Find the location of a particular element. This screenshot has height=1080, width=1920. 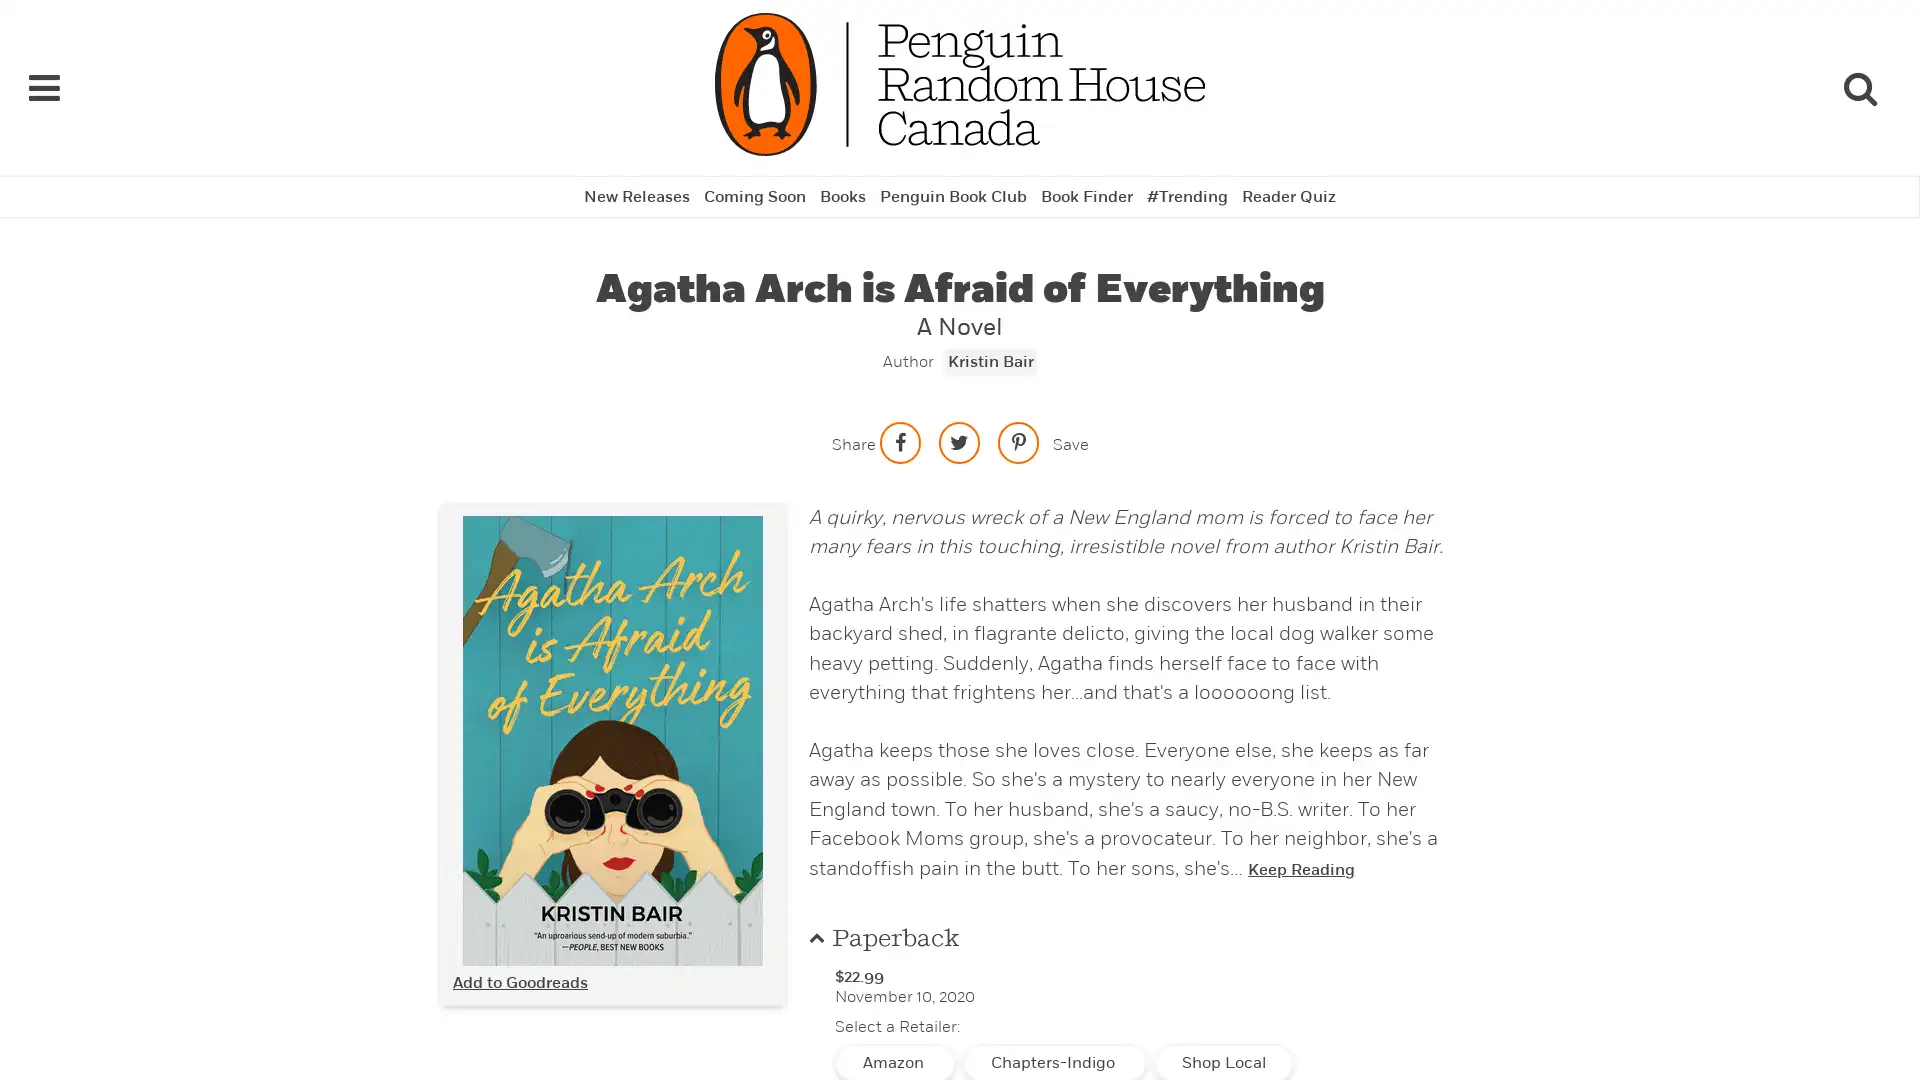

Chapters-Indigo is located at coordinates (1054, 995).